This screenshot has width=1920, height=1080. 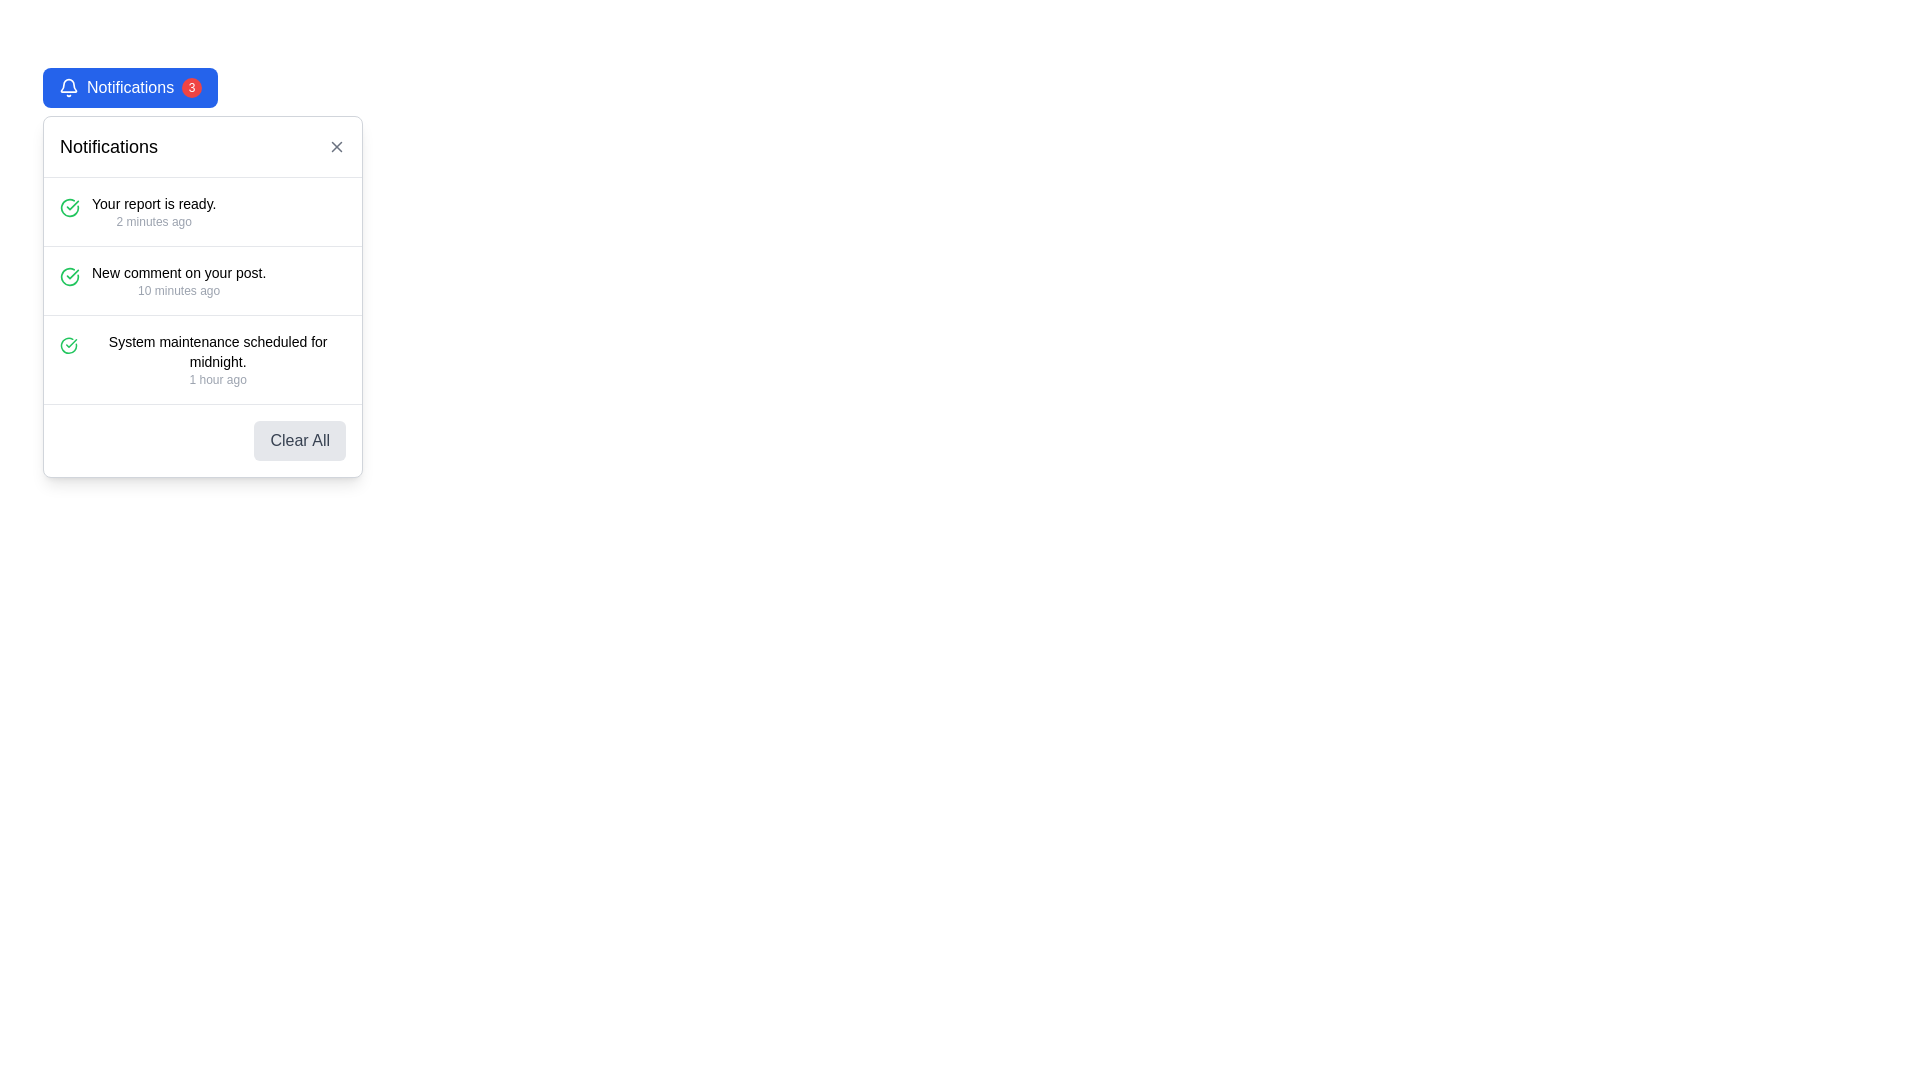 I want to click on the static text label that provides information about the readiness of a report in the notifications panel, so click(x=153, y=204).